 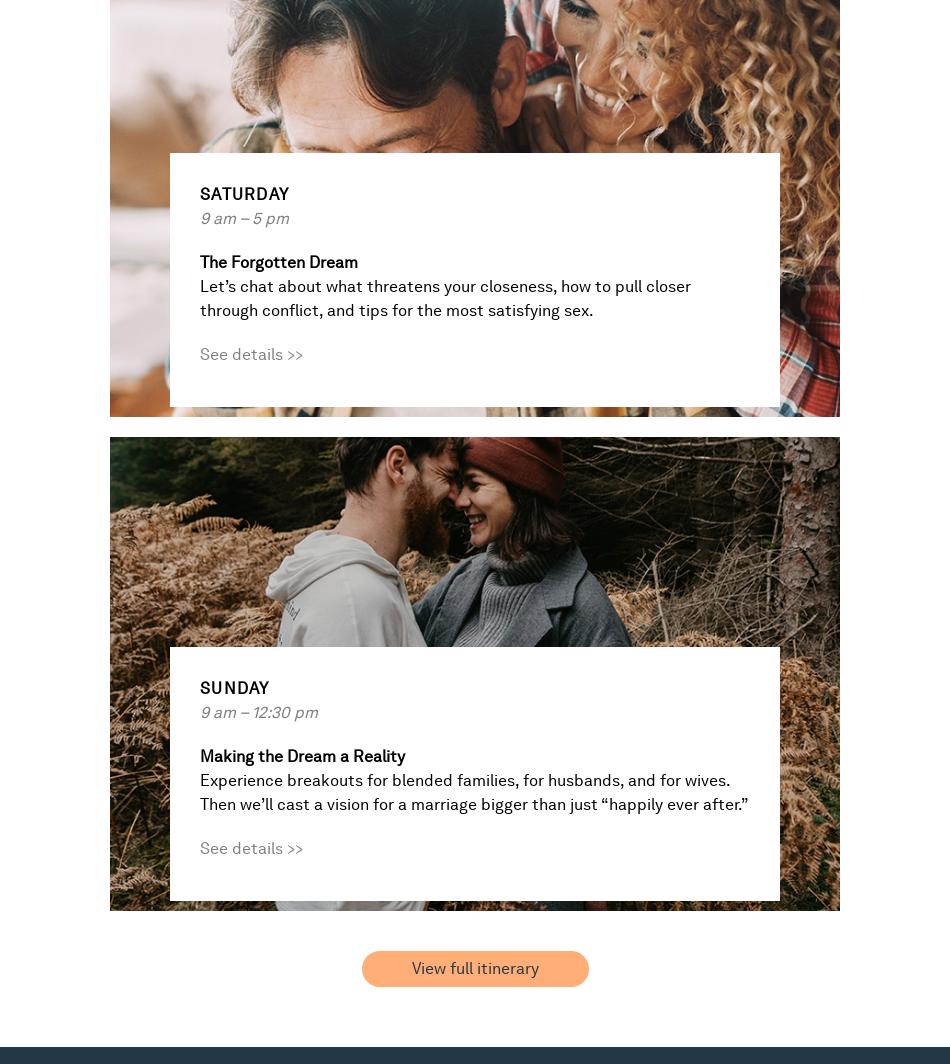 What do you see at coordinates (444, 298) in the screenshot?
I see `'Let’s chat about what threatens your closeness, how to pull closer through conflict, and tips for the most satisfying sex.'` at bounding box center [444, 298].